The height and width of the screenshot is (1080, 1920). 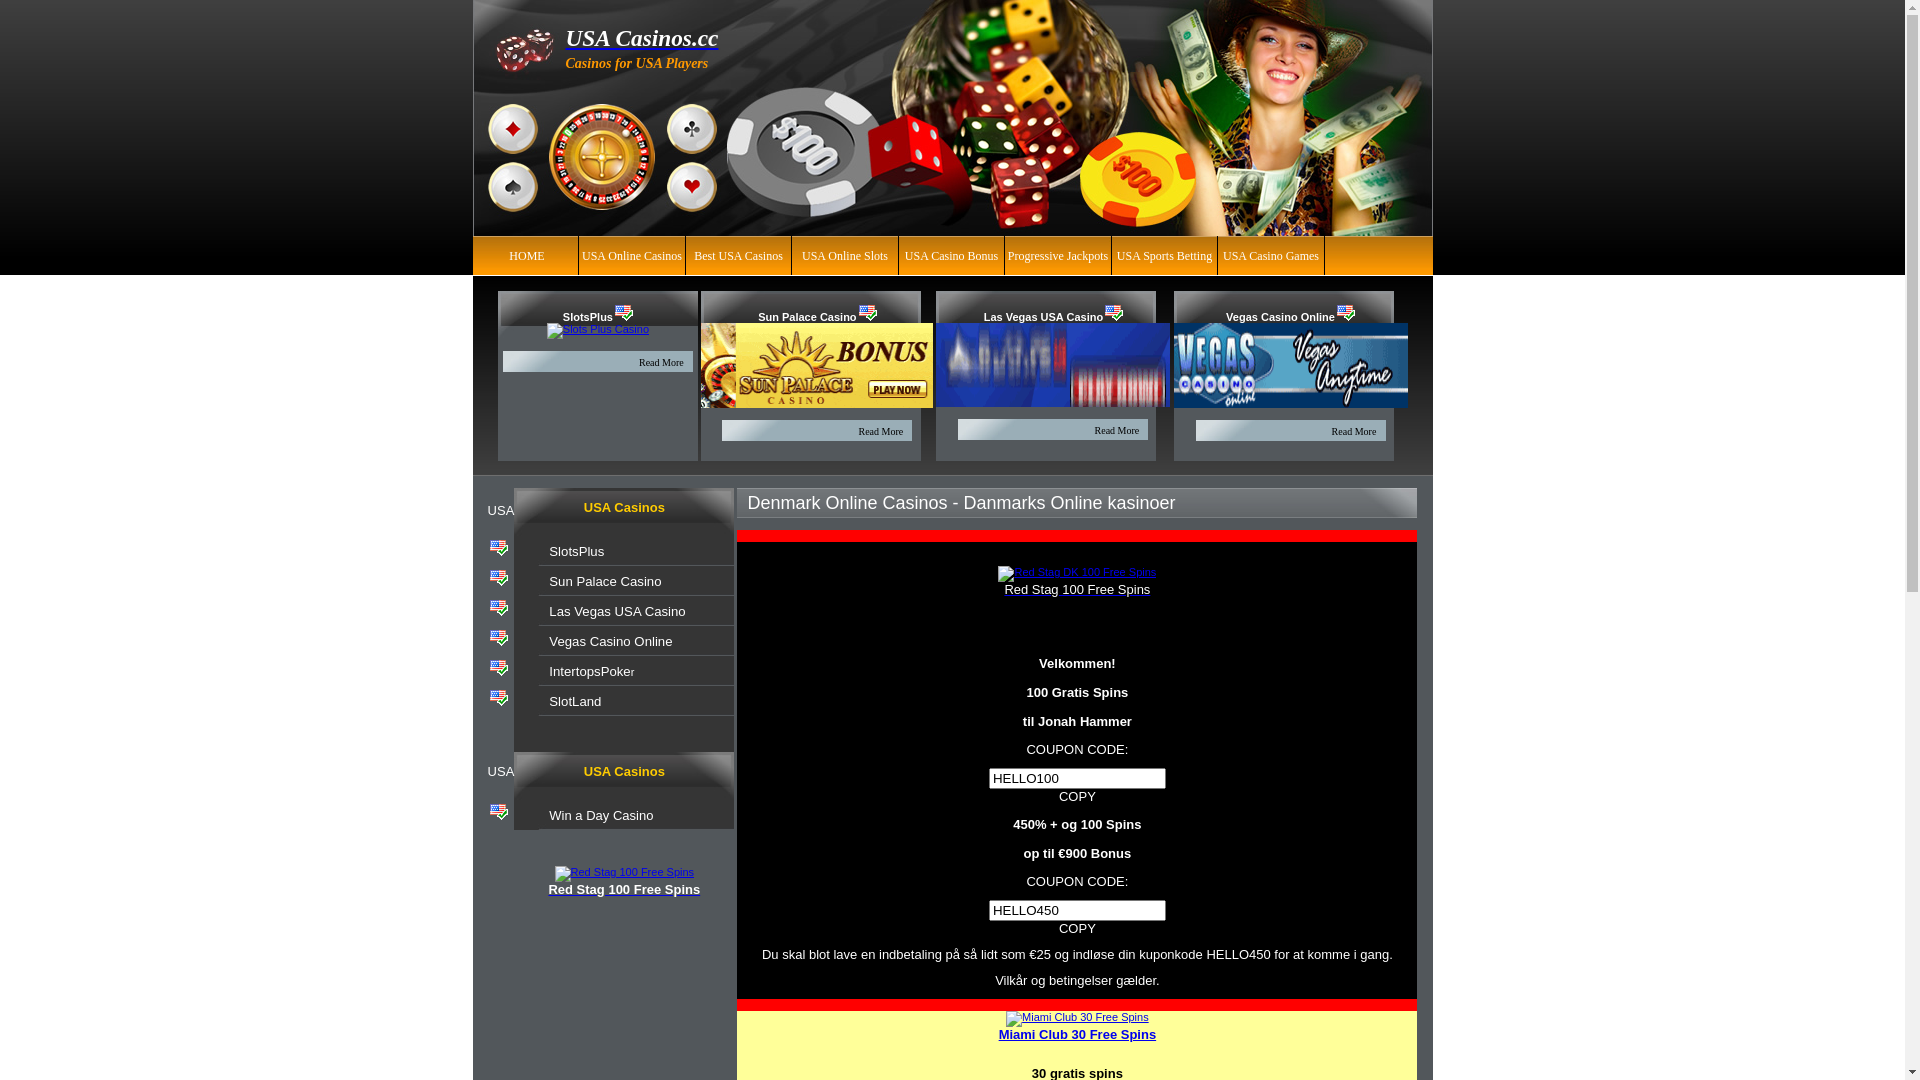 I want to click on 'Las Vegas USA Casino', so click(x=616, y=611).